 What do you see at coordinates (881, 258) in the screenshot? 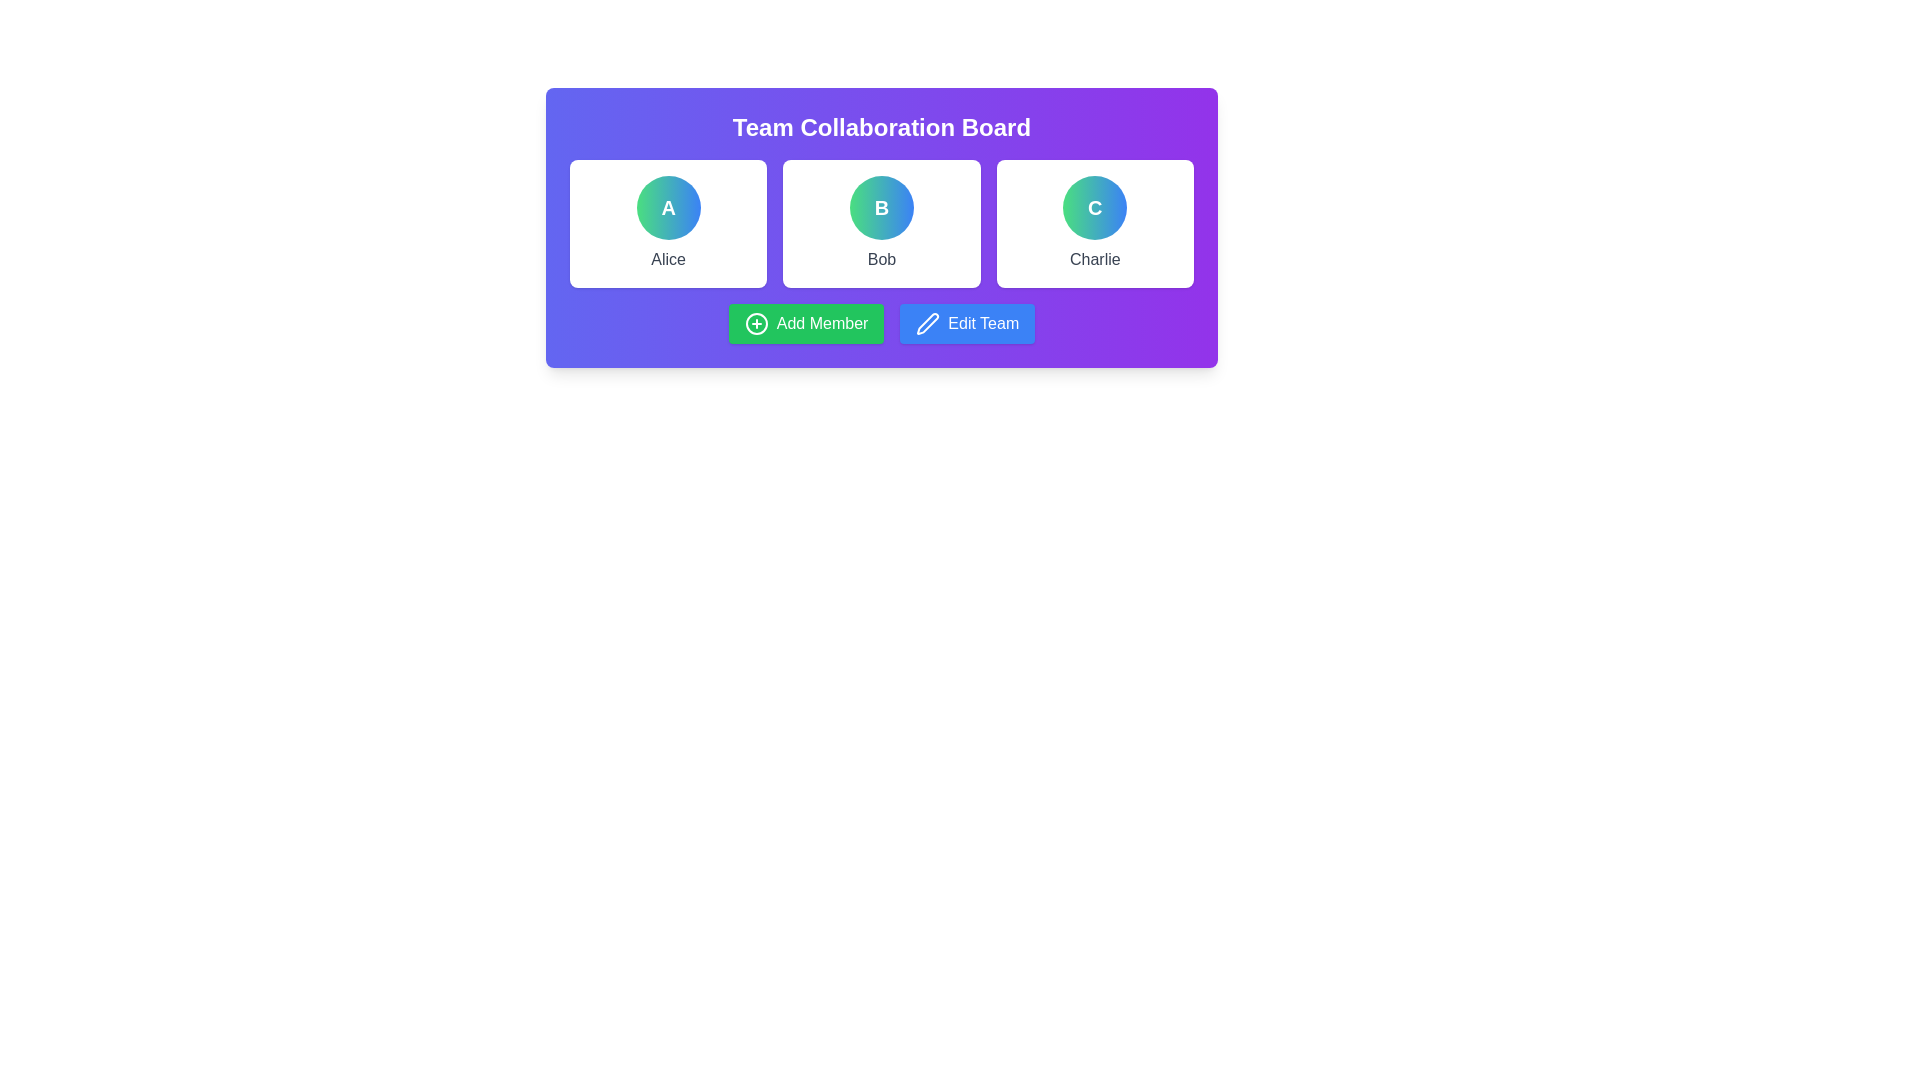
I see `text content displayed in the Text Label beneath the avatar named 'Bob', which is centrally located in the middle card of three horizontally-aligned user profiles` at bounding box center [881, 258].